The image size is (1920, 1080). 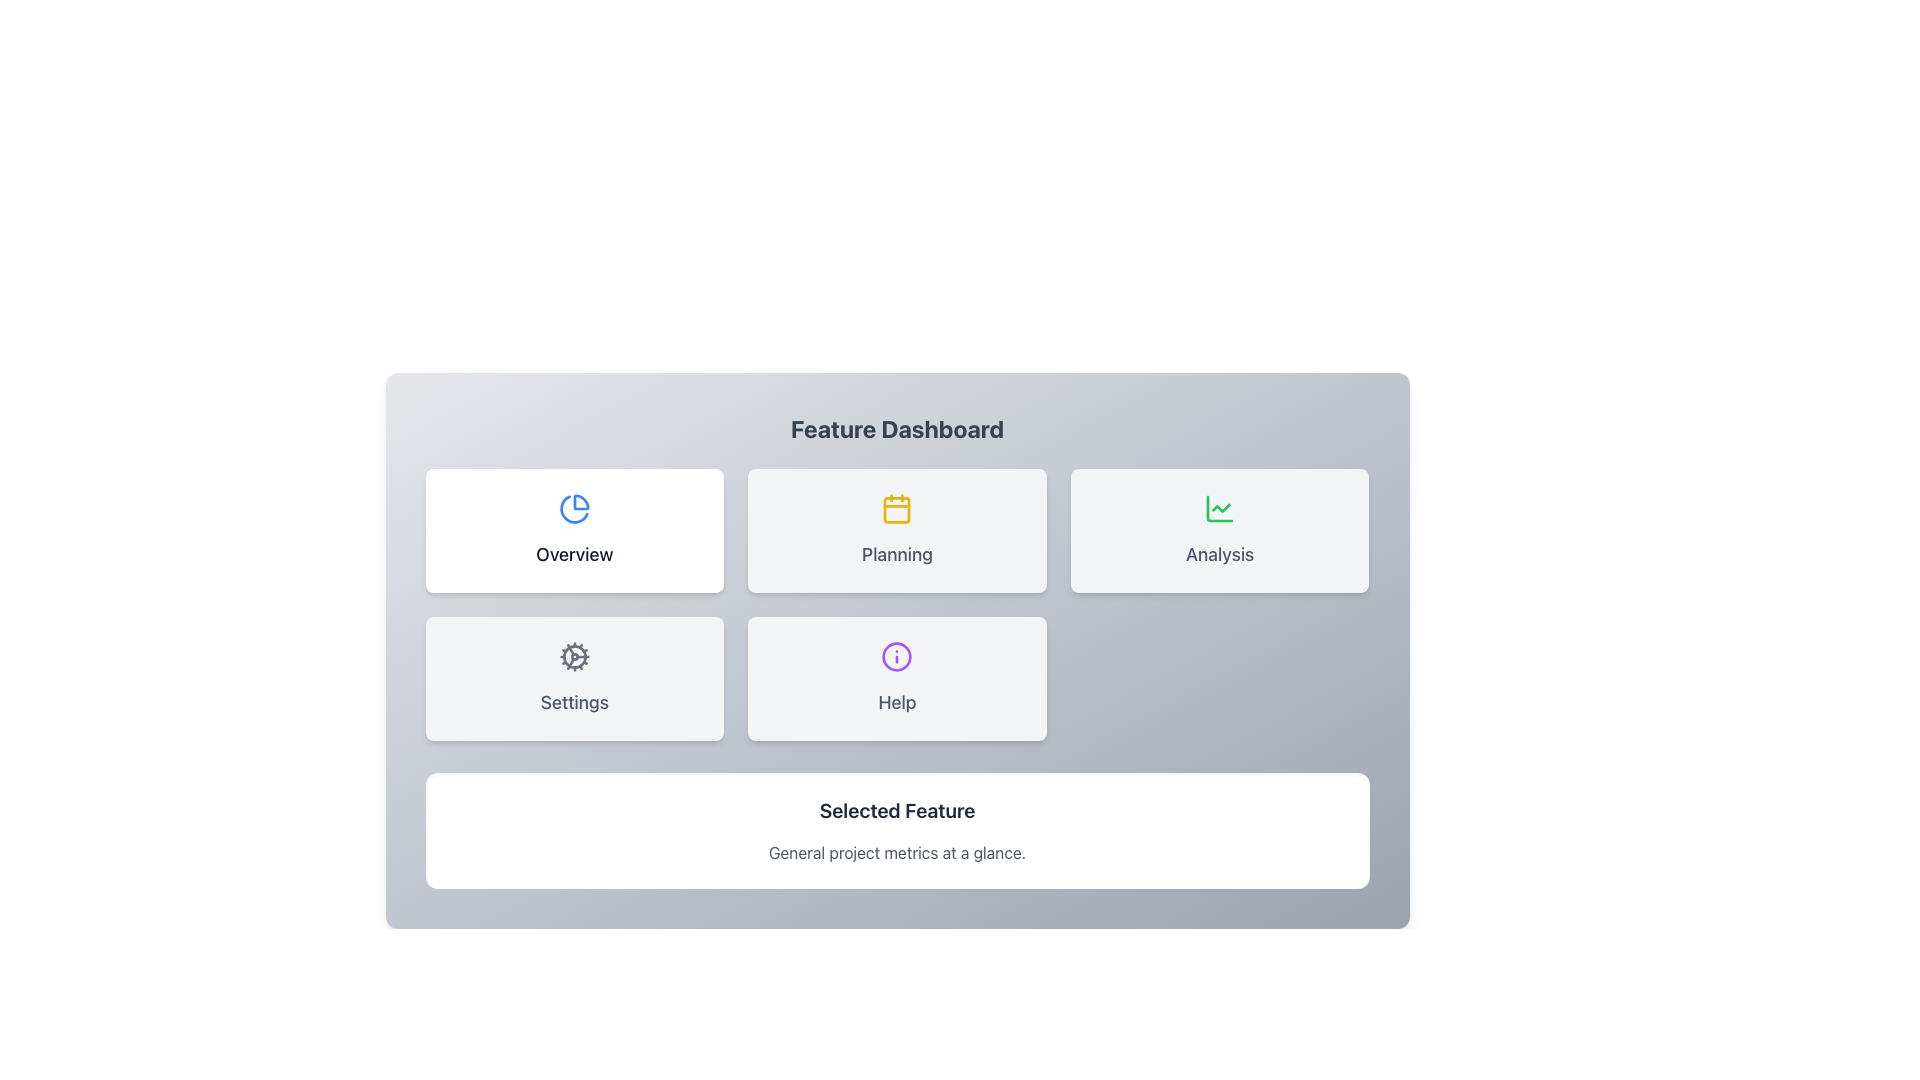 What do you see at coordinates (1219, 508) in the screenshot?
I see `the 'Analysis' icon located in the top-right section of the dashboard, which is positioned above the text label within its card` at bounding box center [1219, 508].